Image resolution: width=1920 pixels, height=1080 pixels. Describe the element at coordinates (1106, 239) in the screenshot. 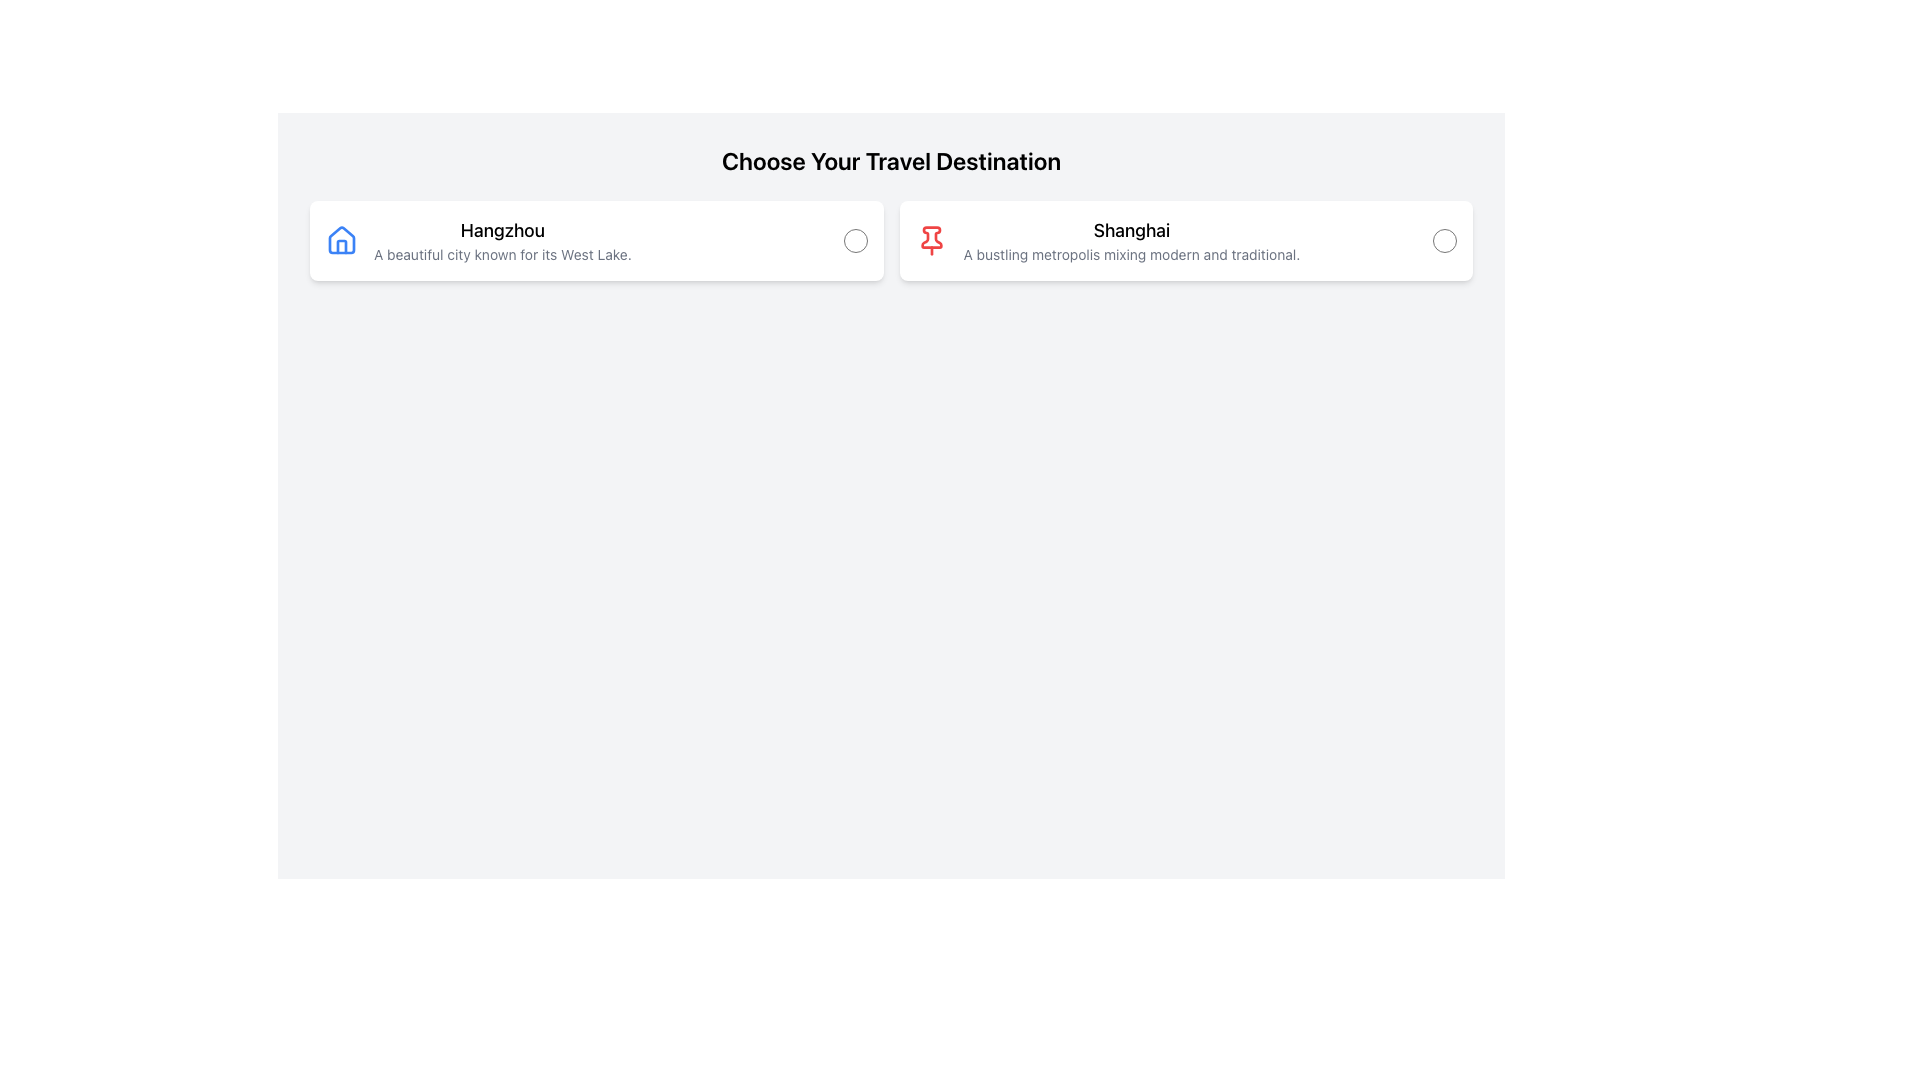

I see `the text region of the descriptive component for the travel destination 'Shanghai'` at that location.